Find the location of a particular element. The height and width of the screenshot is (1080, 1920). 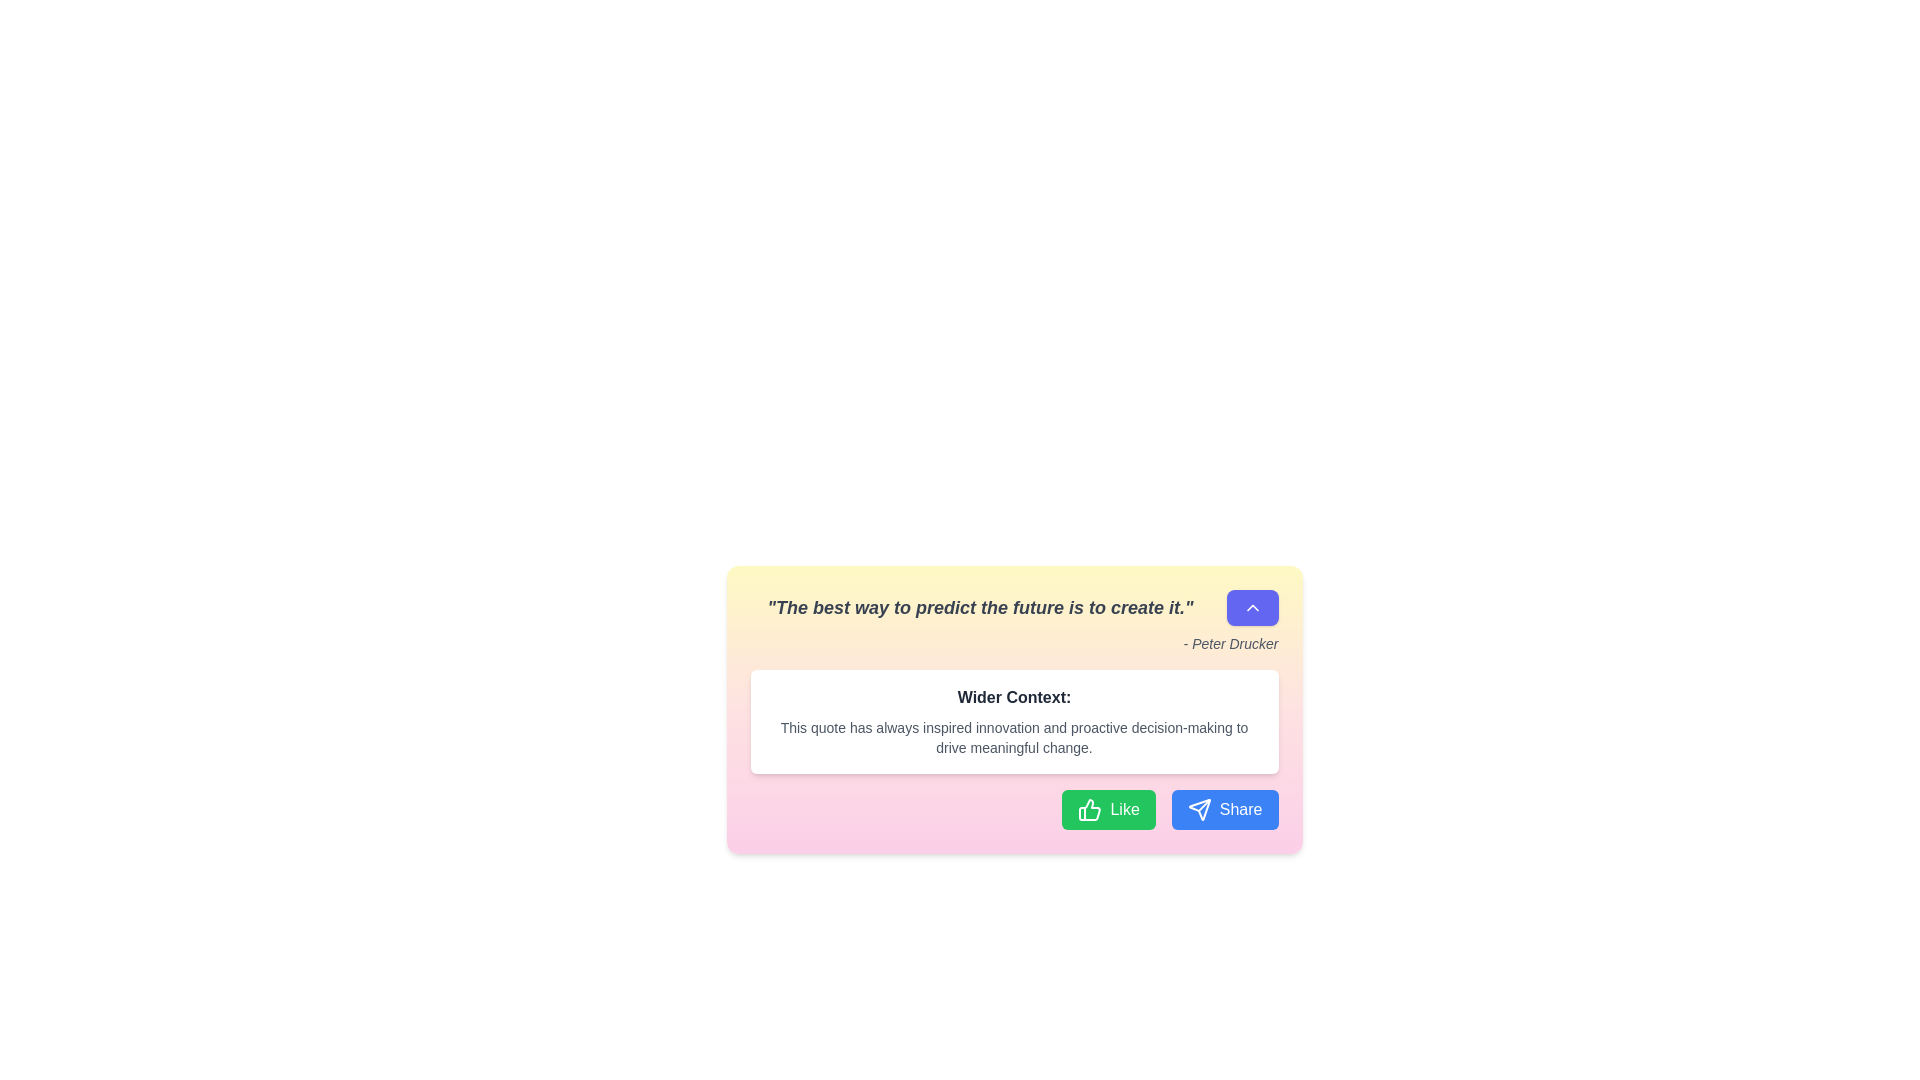

the green 'Like' button with a thumbs-up icon is located at coordinates (1108, 810).